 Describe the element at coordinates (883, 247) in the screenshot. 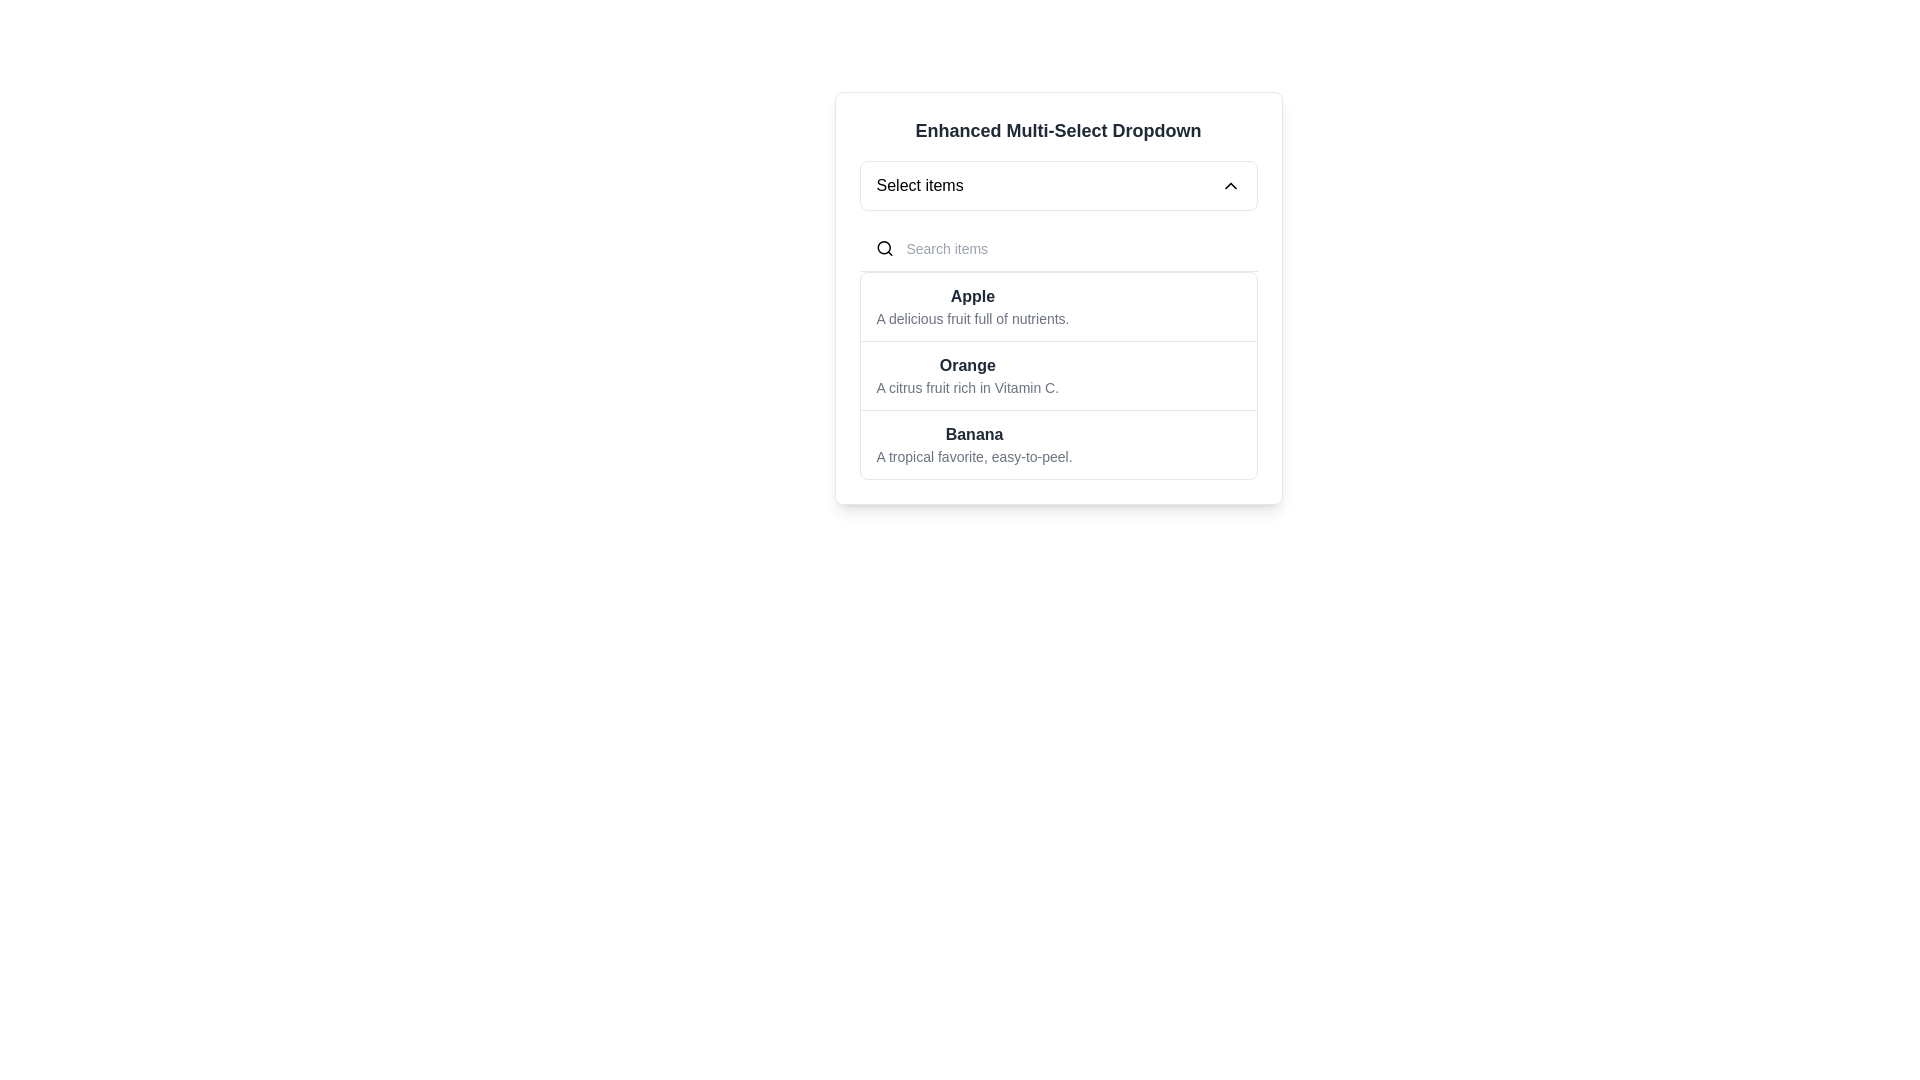

I see `the circular part of the magnifying glass icon located within the dropdown list UI near the 'Search items' input field` at that location.